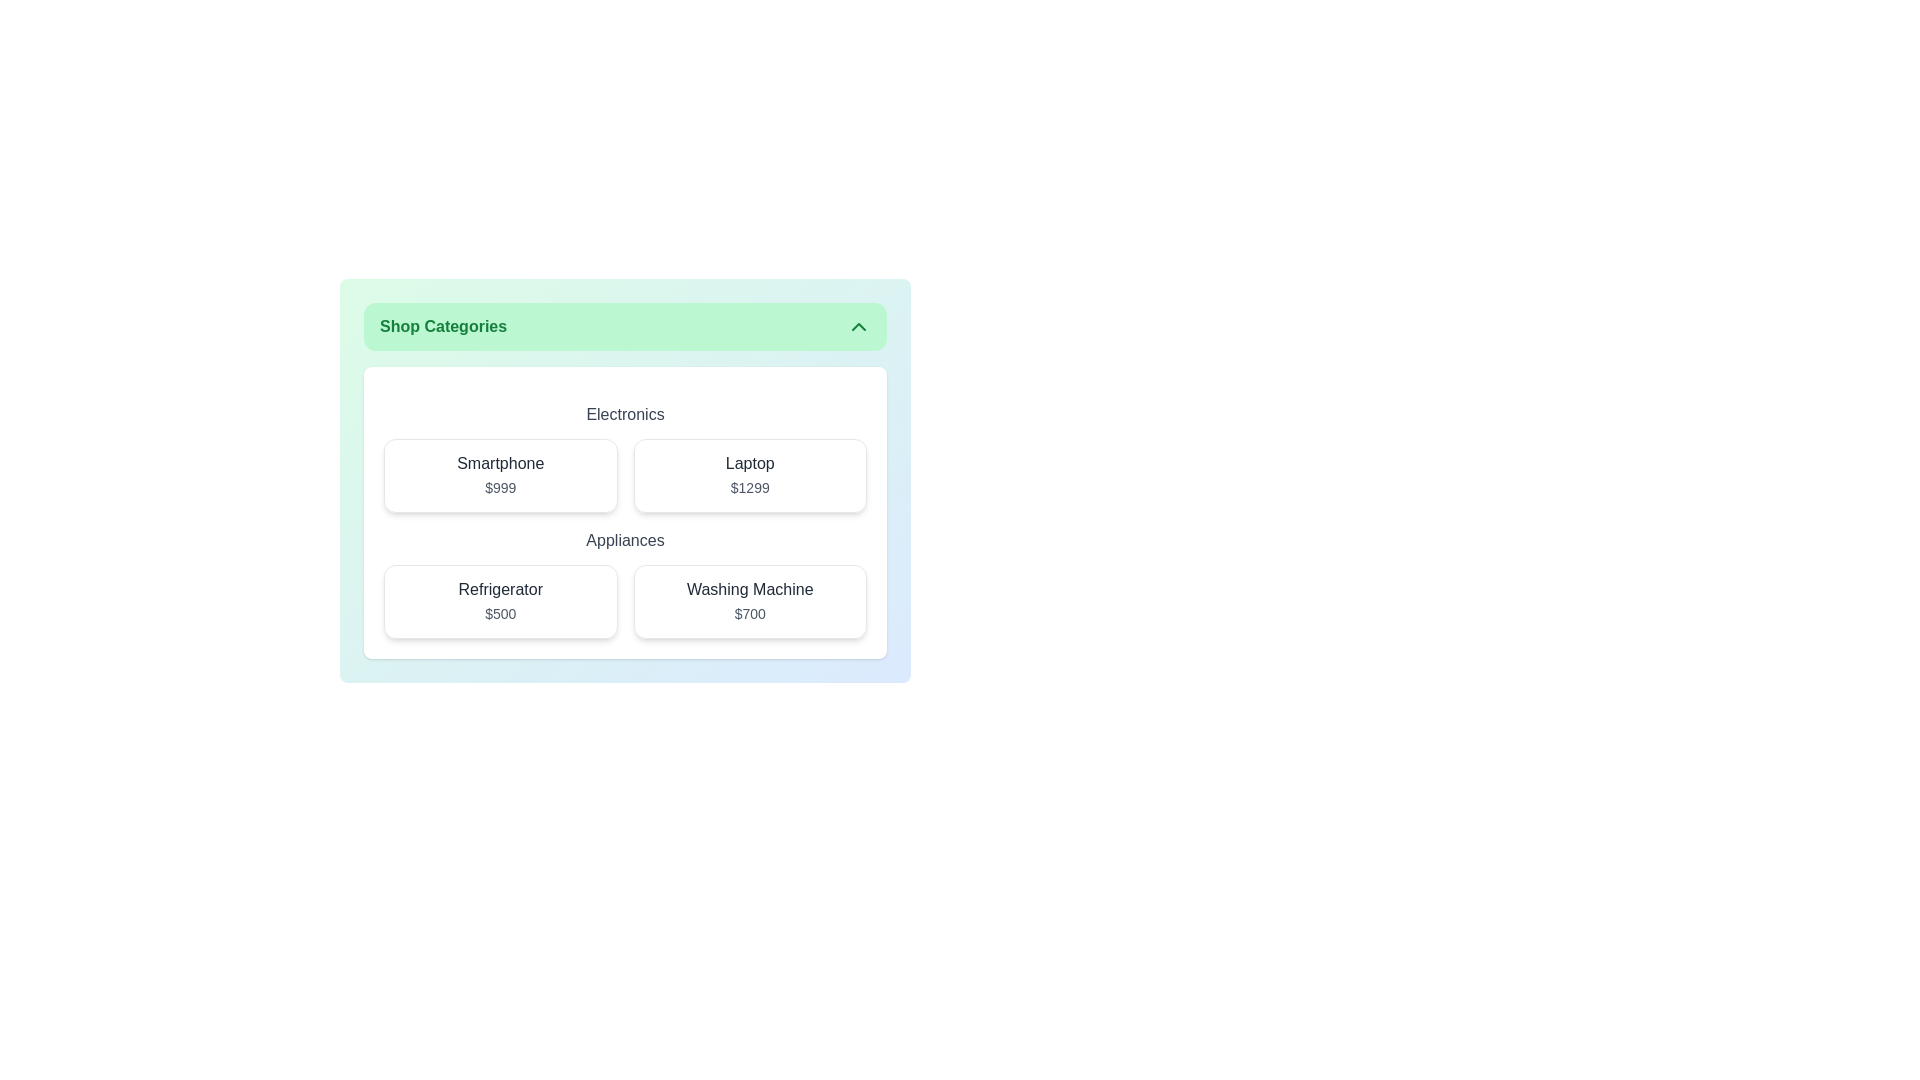  I want to click on the static text label displaying 'Electronics', which is styled with medium font weight and gray color, located at the top of the electronics section, so click(624, 414).